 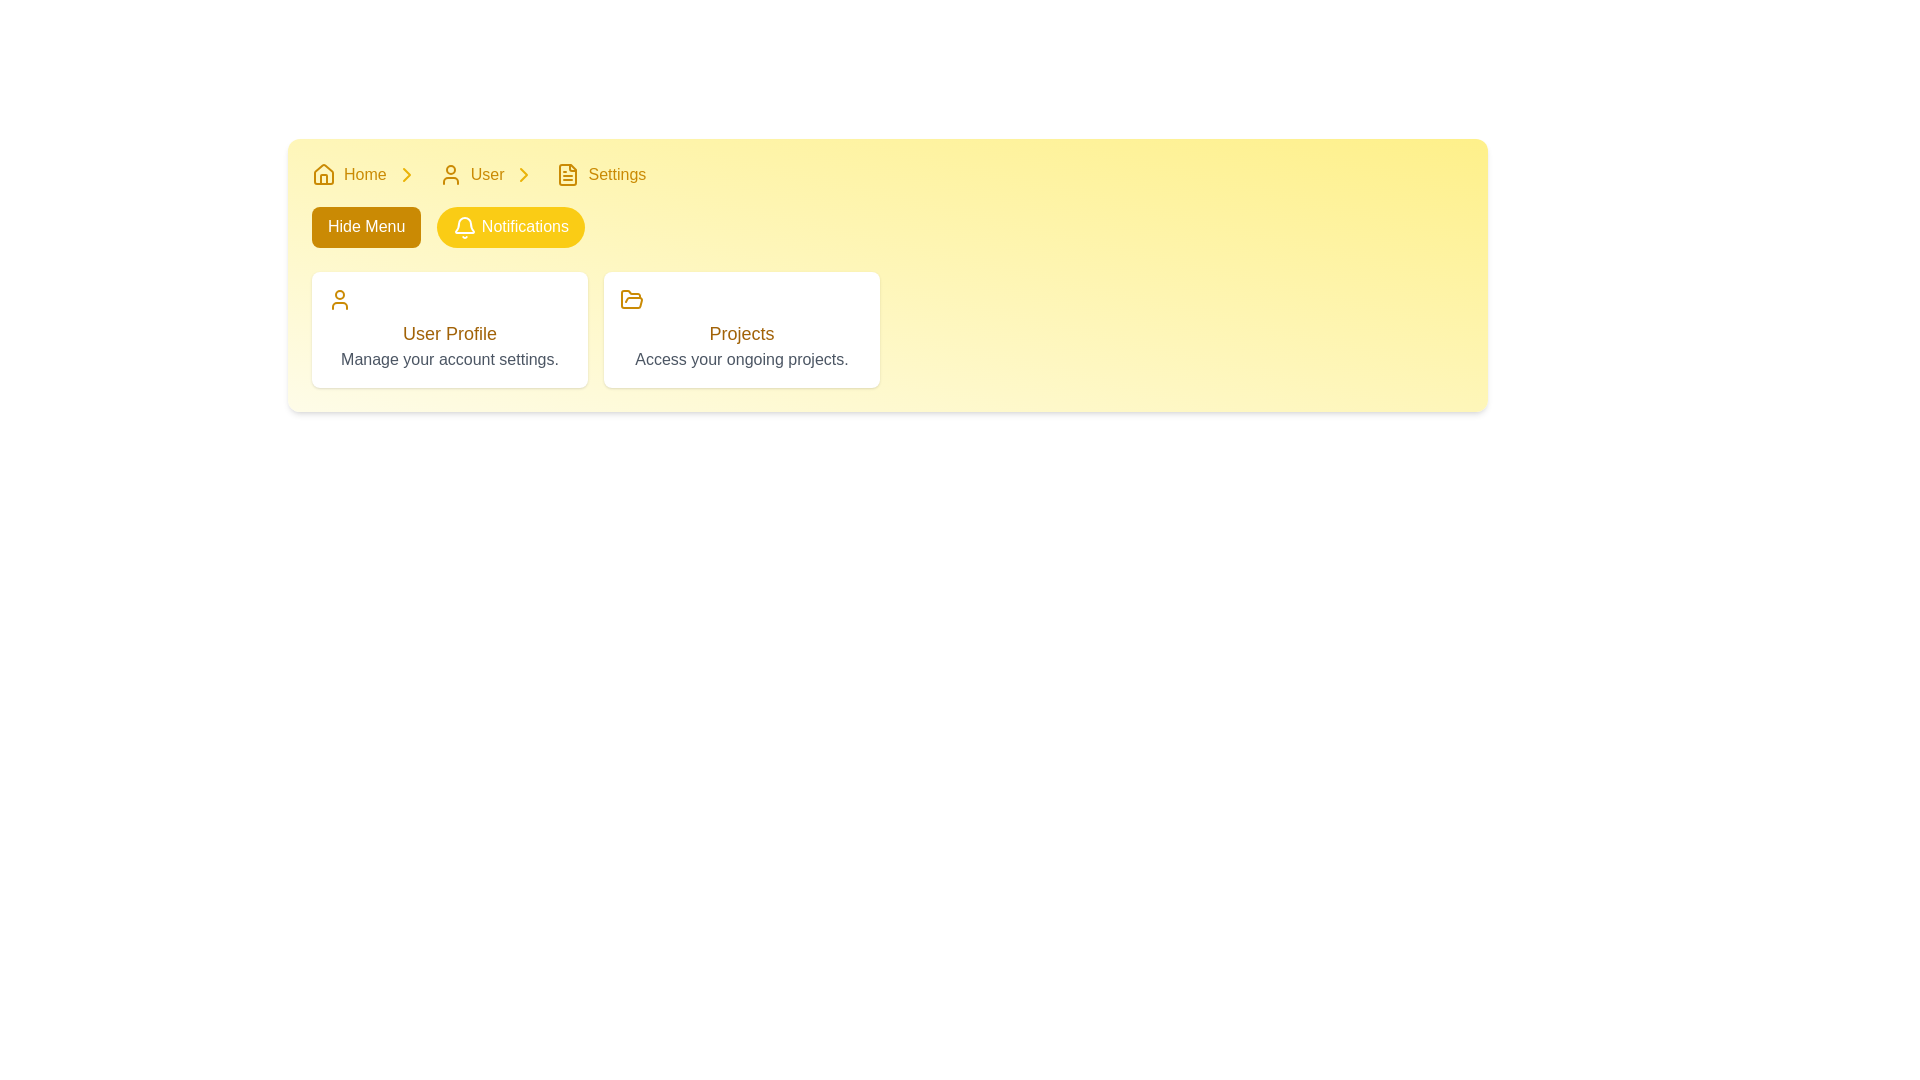 What do you see at coordinates (366, 226) in the screenshot?
I see `the rectangular button with rounded corners, yellow background, and white text that says 'Hide Menu' to hide the menu` at bounding box center [366, 226].